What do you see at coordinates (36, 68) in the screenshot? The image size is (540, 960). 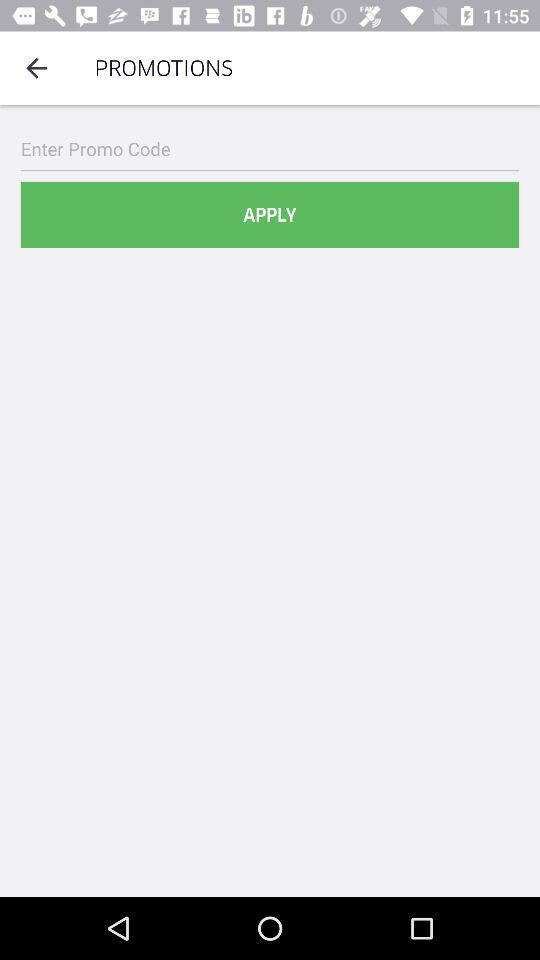 I see `icon to the left of promotions` at bounding box center [36, 68].